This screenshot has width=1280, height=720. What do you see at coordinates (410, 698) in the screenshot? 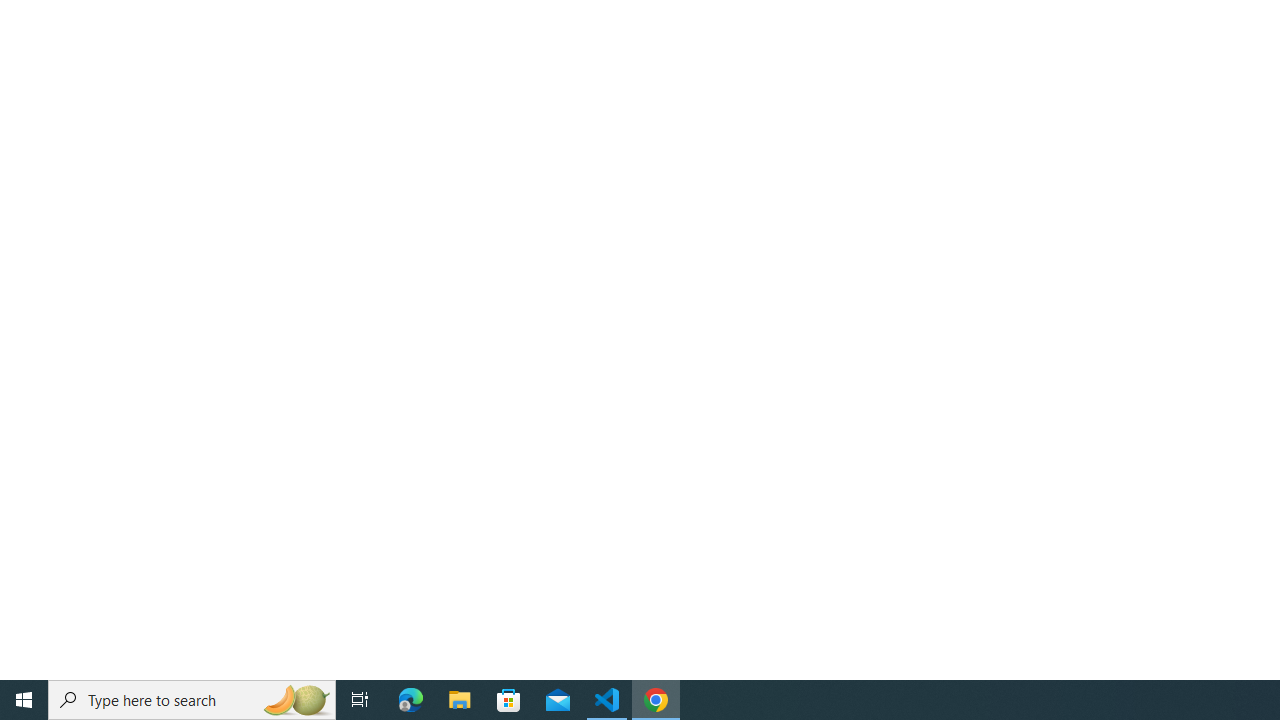
I see `'Microsoft Edge'` at bounding box center [410, 698].